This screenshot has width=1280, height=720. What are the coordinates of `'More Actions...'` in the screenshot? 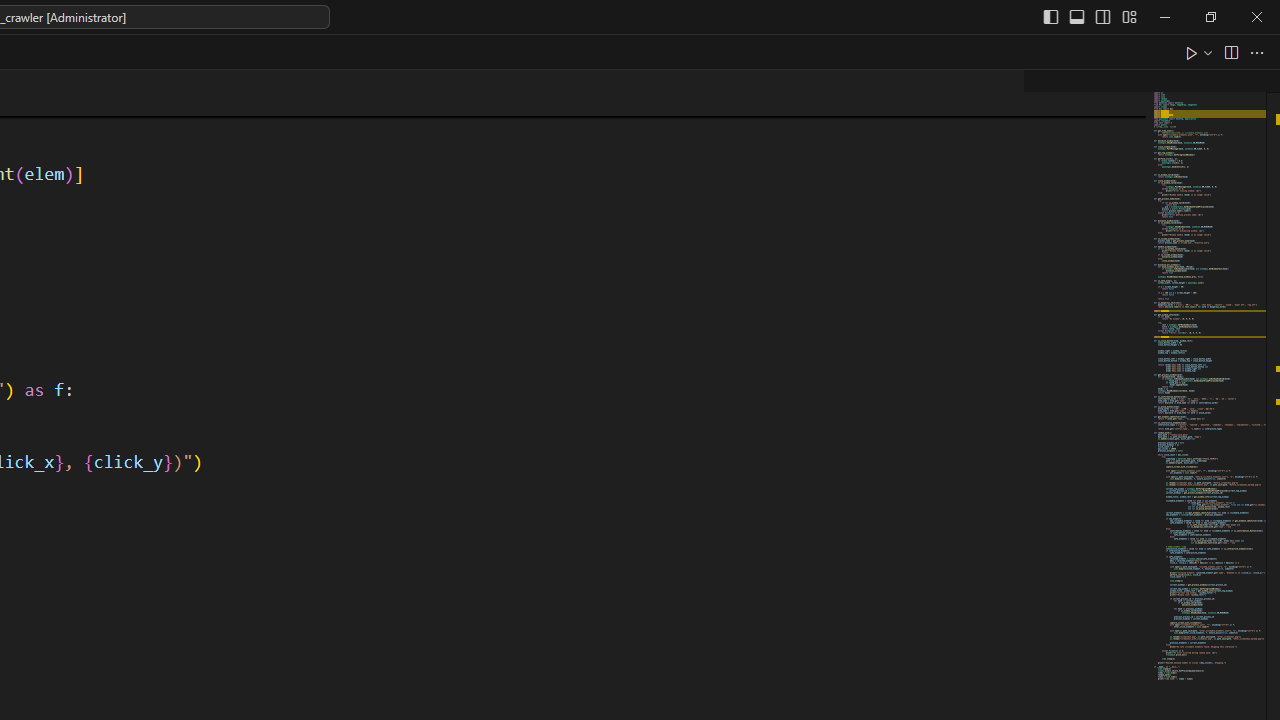 It's located at (1255, 51).